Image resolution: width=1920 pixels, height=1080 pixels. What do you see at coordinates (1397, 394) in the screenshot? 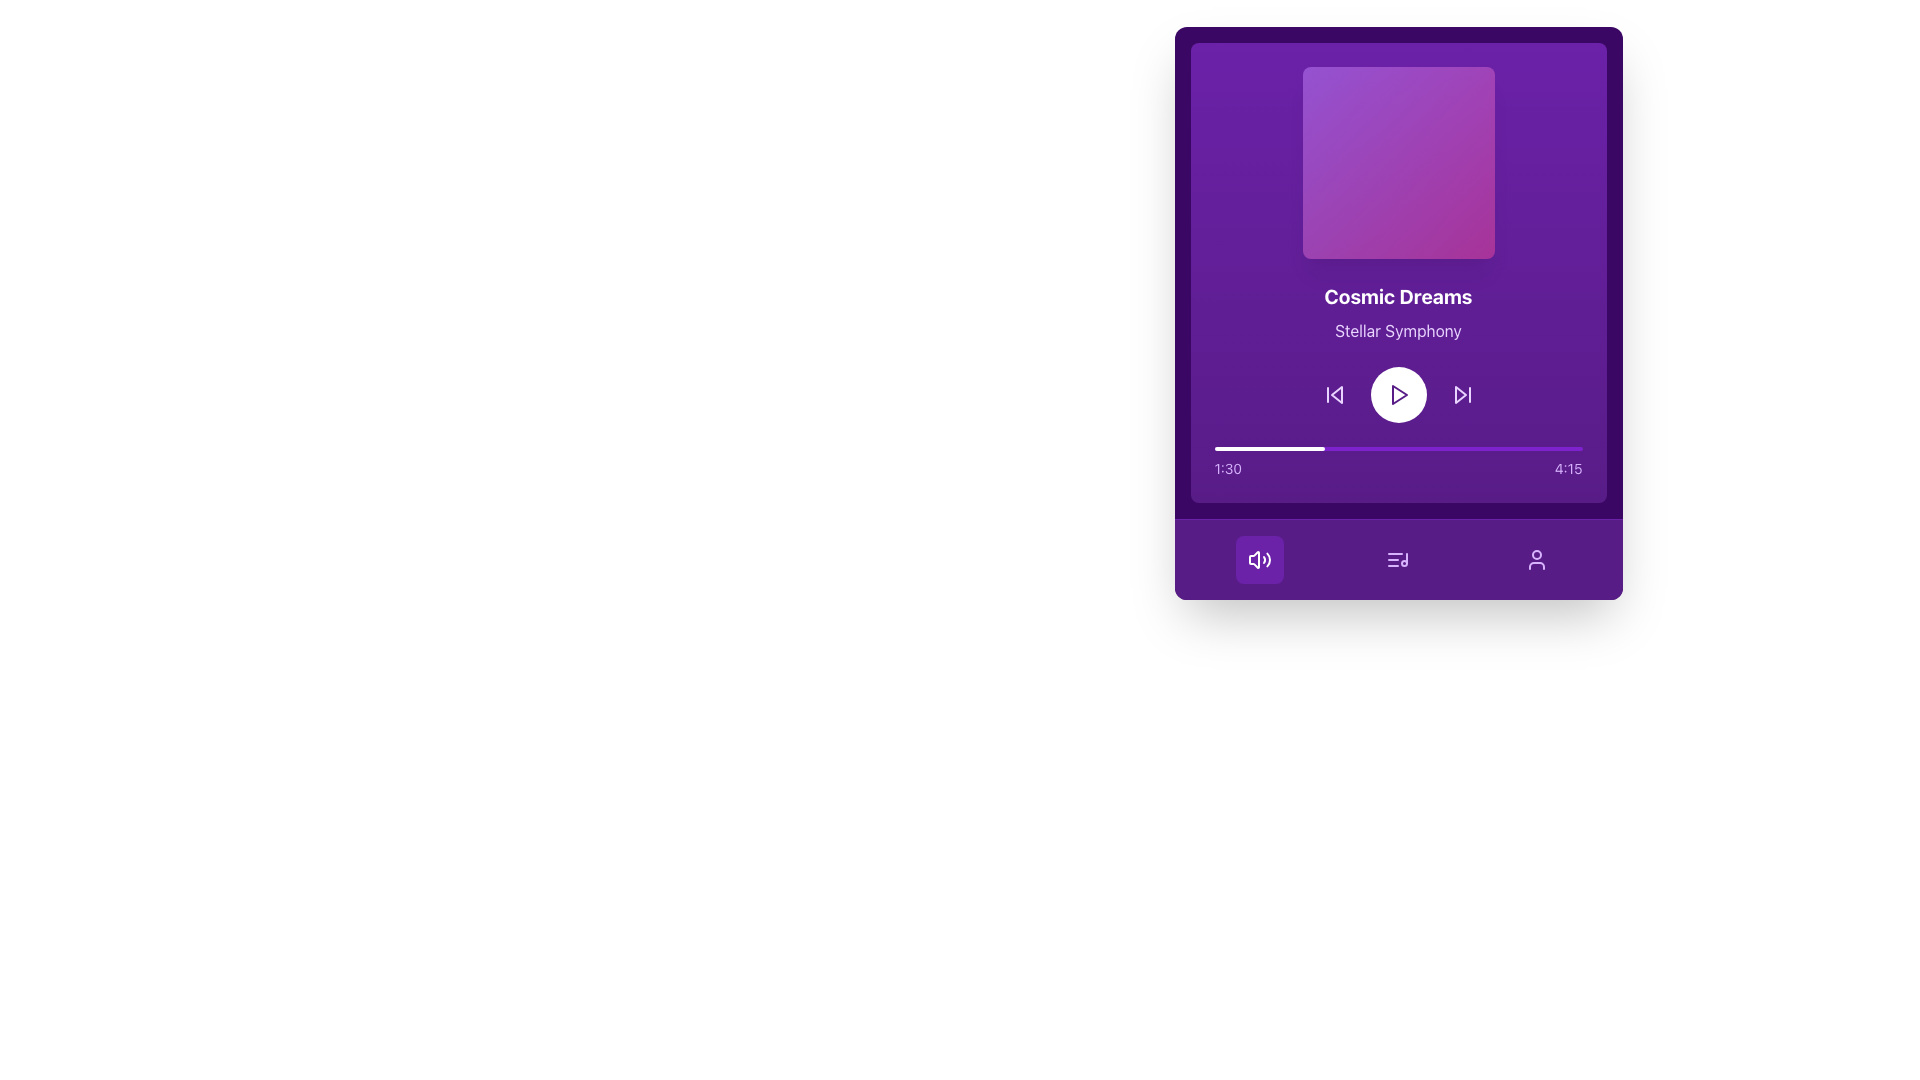
I see `the play/pause button located centrally below the song title and artist name in the media player` at bounding box center [1397, 394].